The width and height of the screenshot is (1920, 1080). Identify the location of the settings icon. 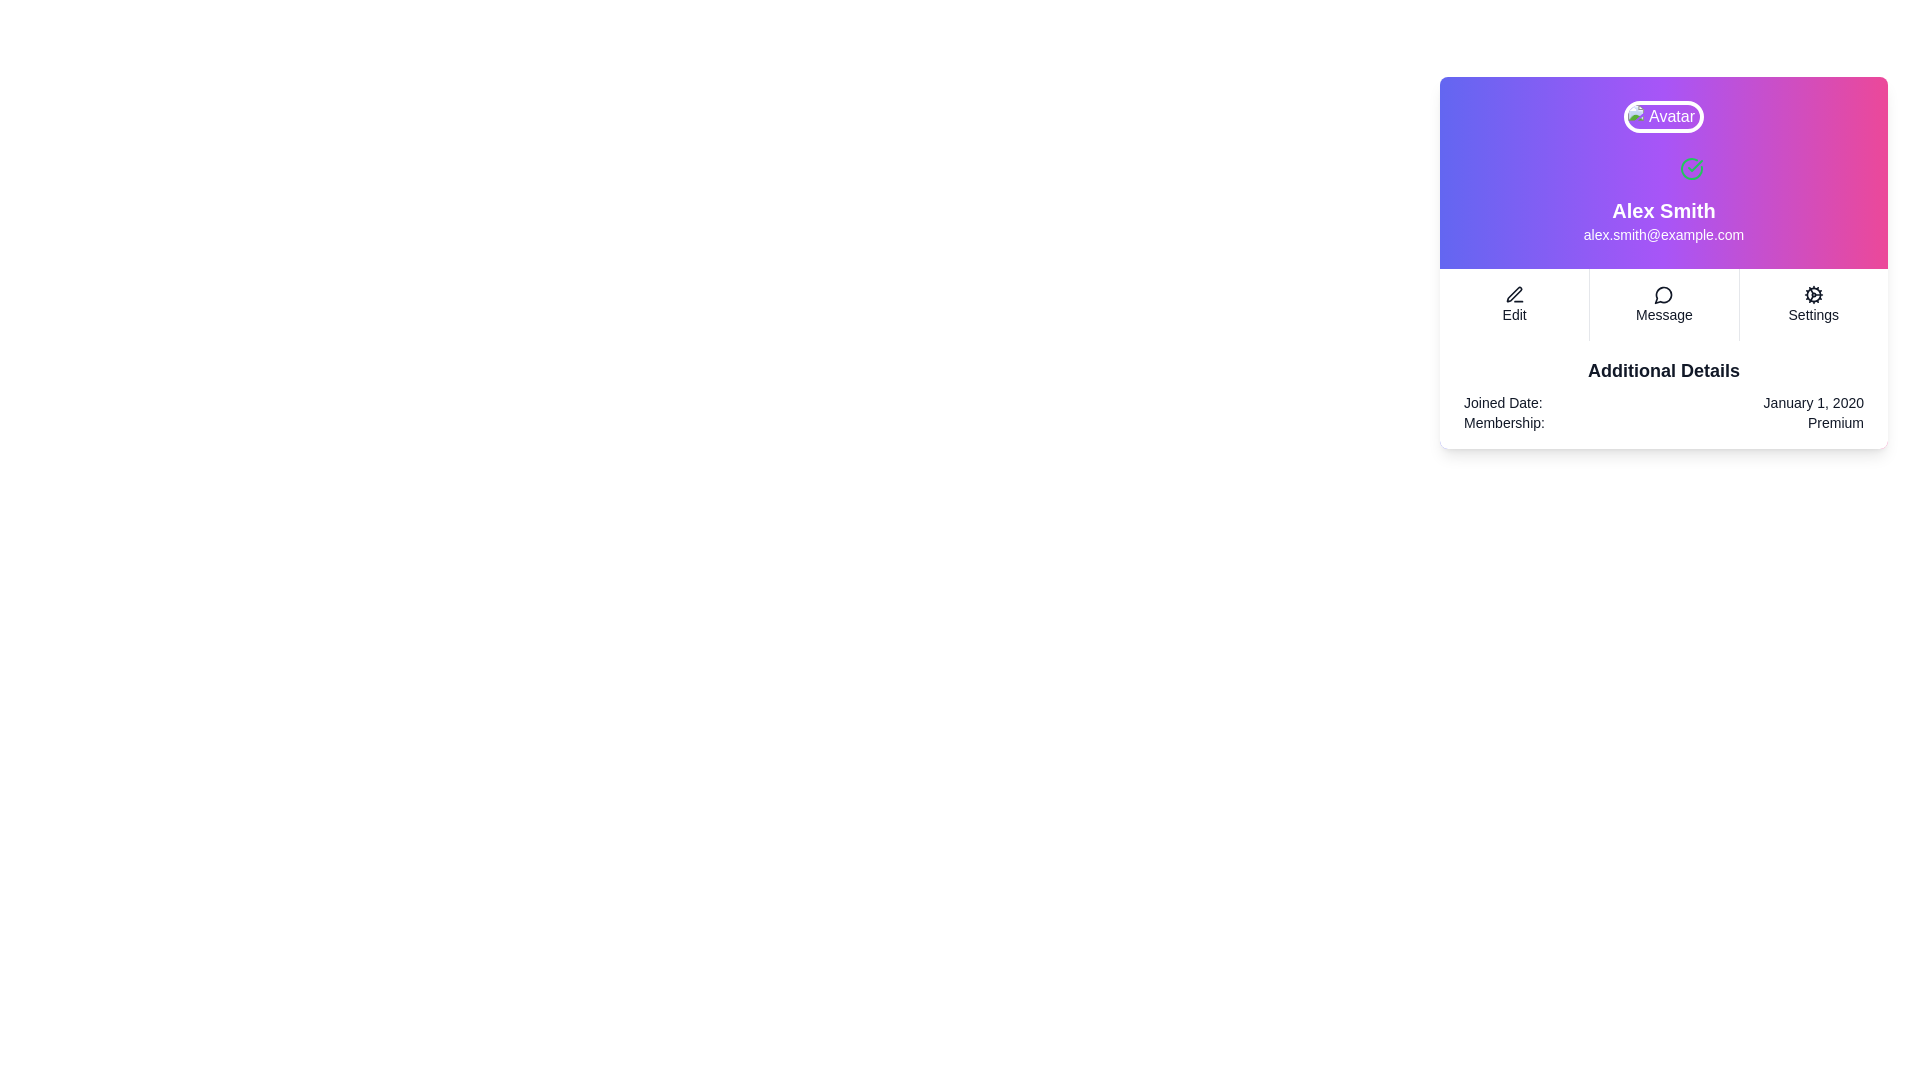
(1813, 294).